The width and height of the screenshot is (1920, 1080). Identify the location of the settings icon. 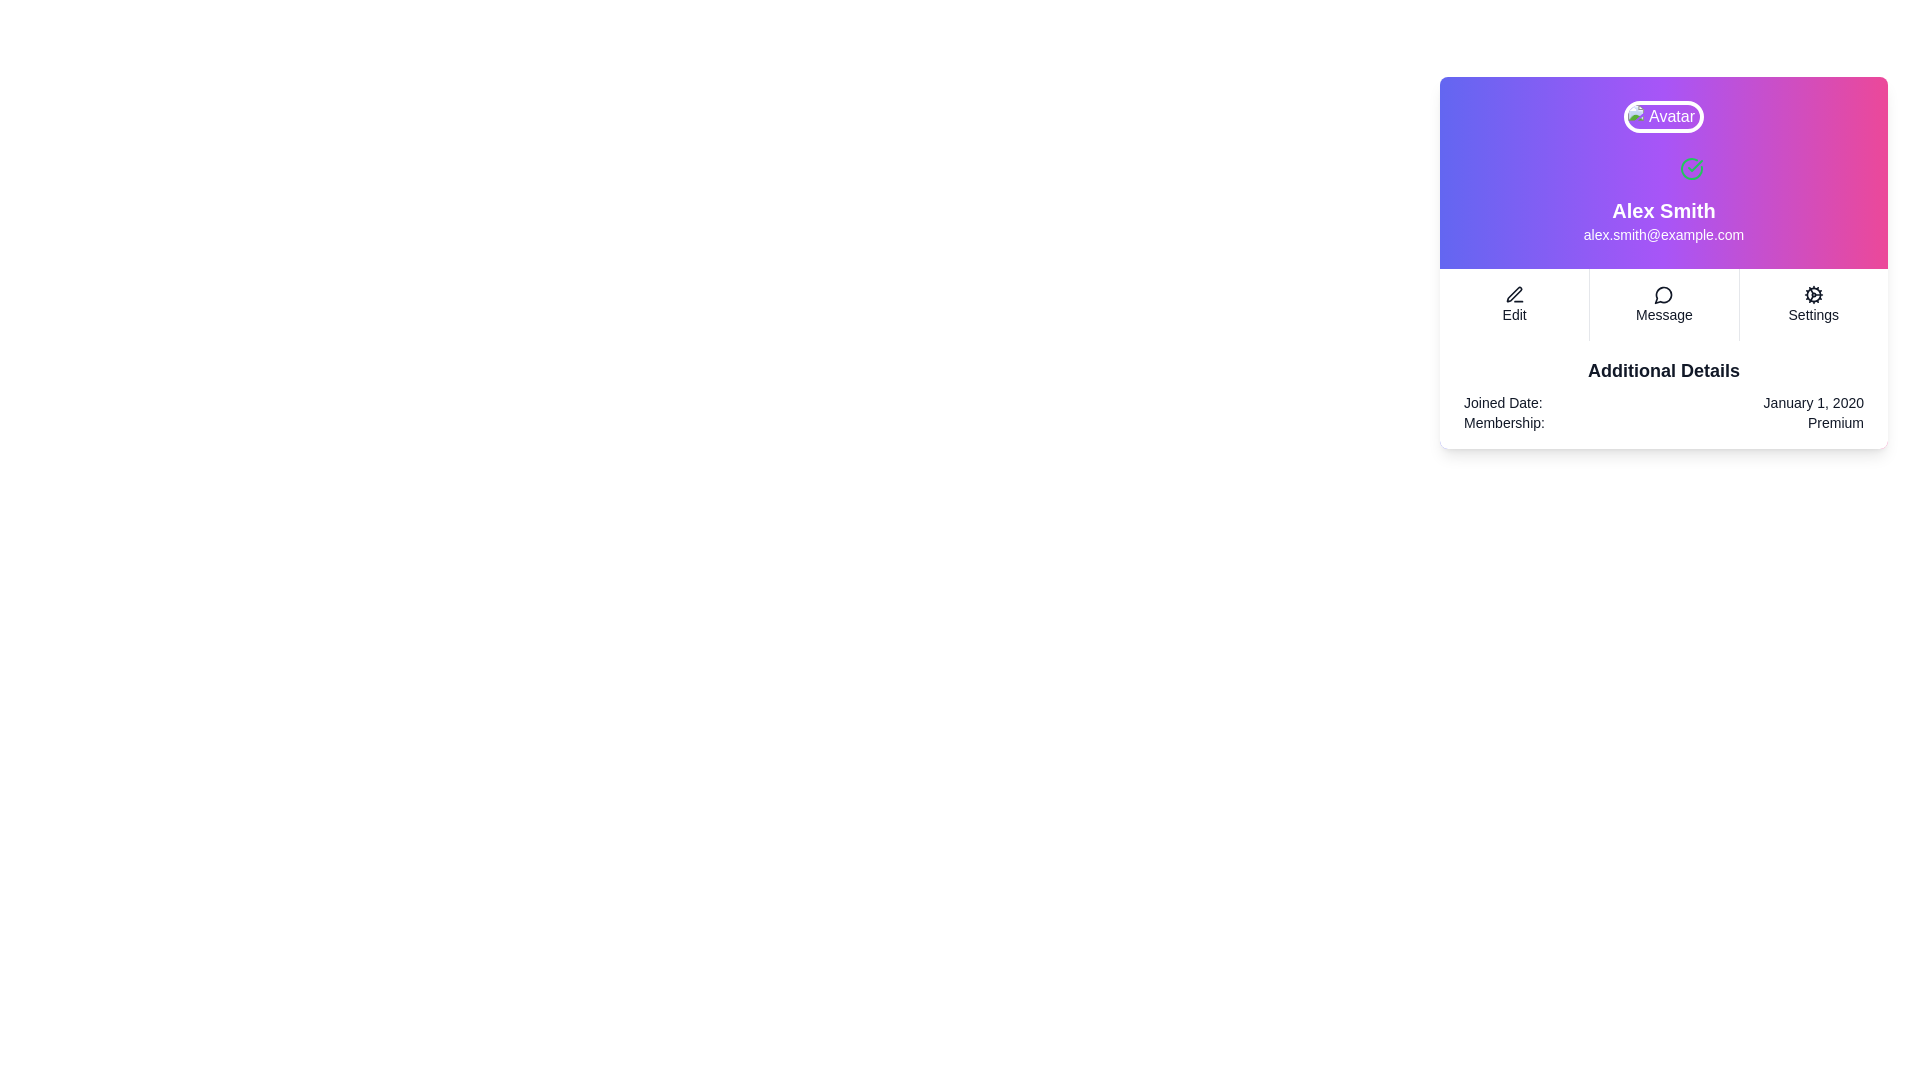
(1813, 294).